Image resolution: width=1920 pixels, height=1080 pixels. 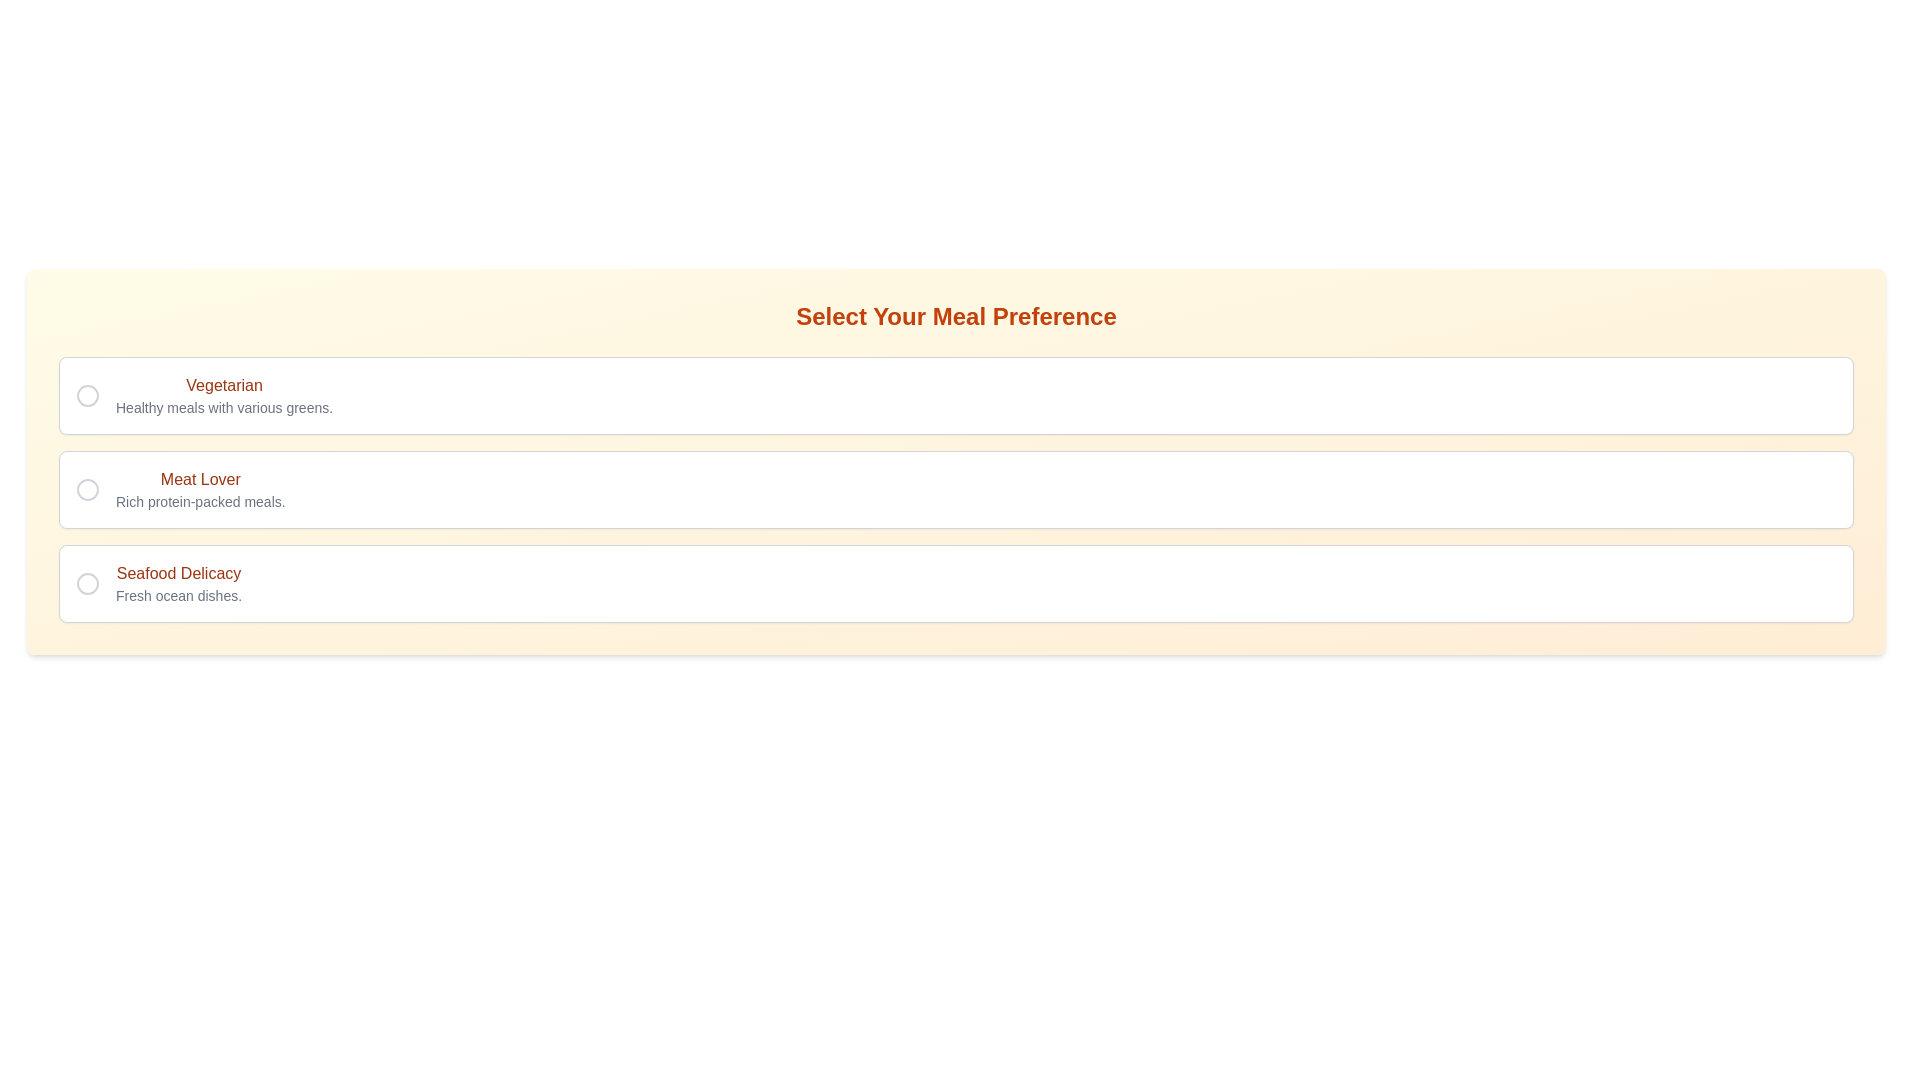 What do you see at coordinates (200, 500) in the screenshot?
I see `the text label element that reads 'Rich protein-packed meals.' located directly below the 'Meat Lover' title in the meal preference options list` at bounding box center [200, 500].